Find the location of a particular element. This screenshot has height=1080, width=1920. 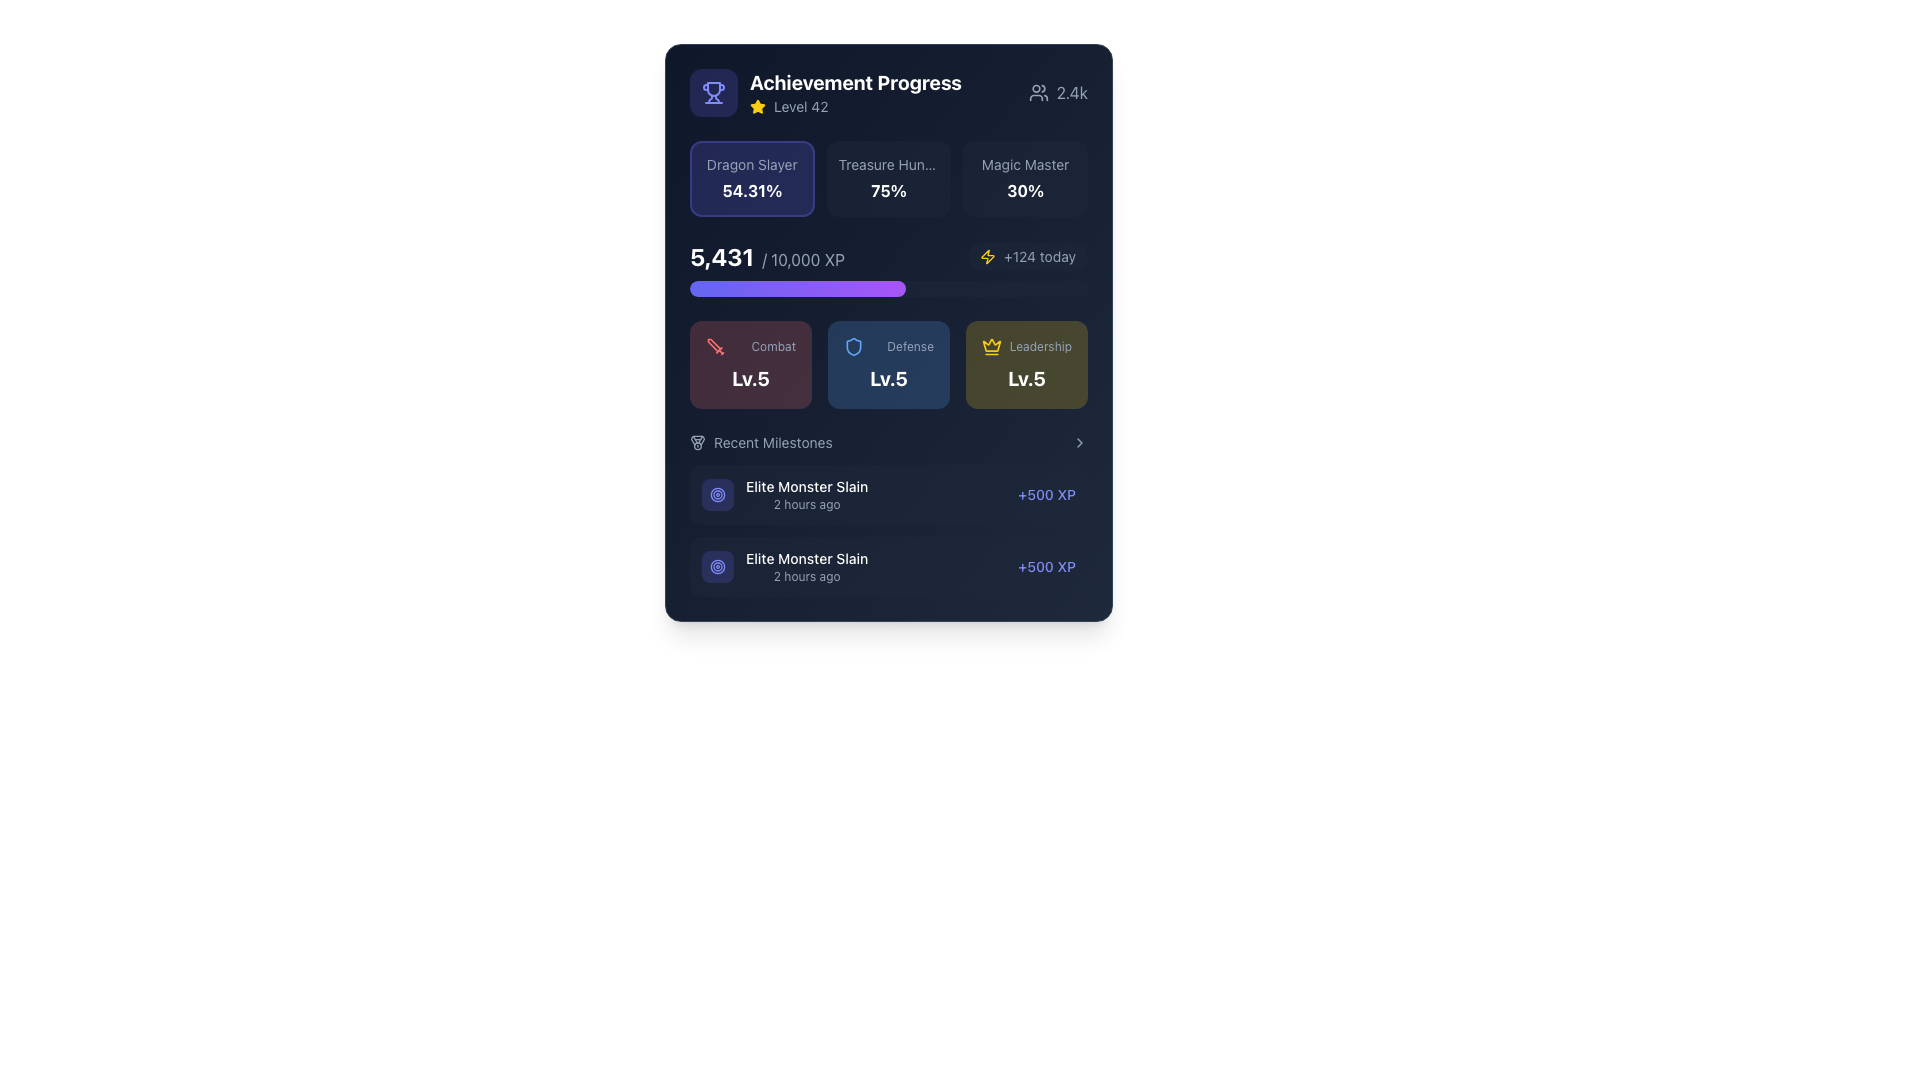

the yellow lightning bolt icon in the top bar, located between the 'Achievement Progress' label and the user count icon is located at coordinates (988, 256).